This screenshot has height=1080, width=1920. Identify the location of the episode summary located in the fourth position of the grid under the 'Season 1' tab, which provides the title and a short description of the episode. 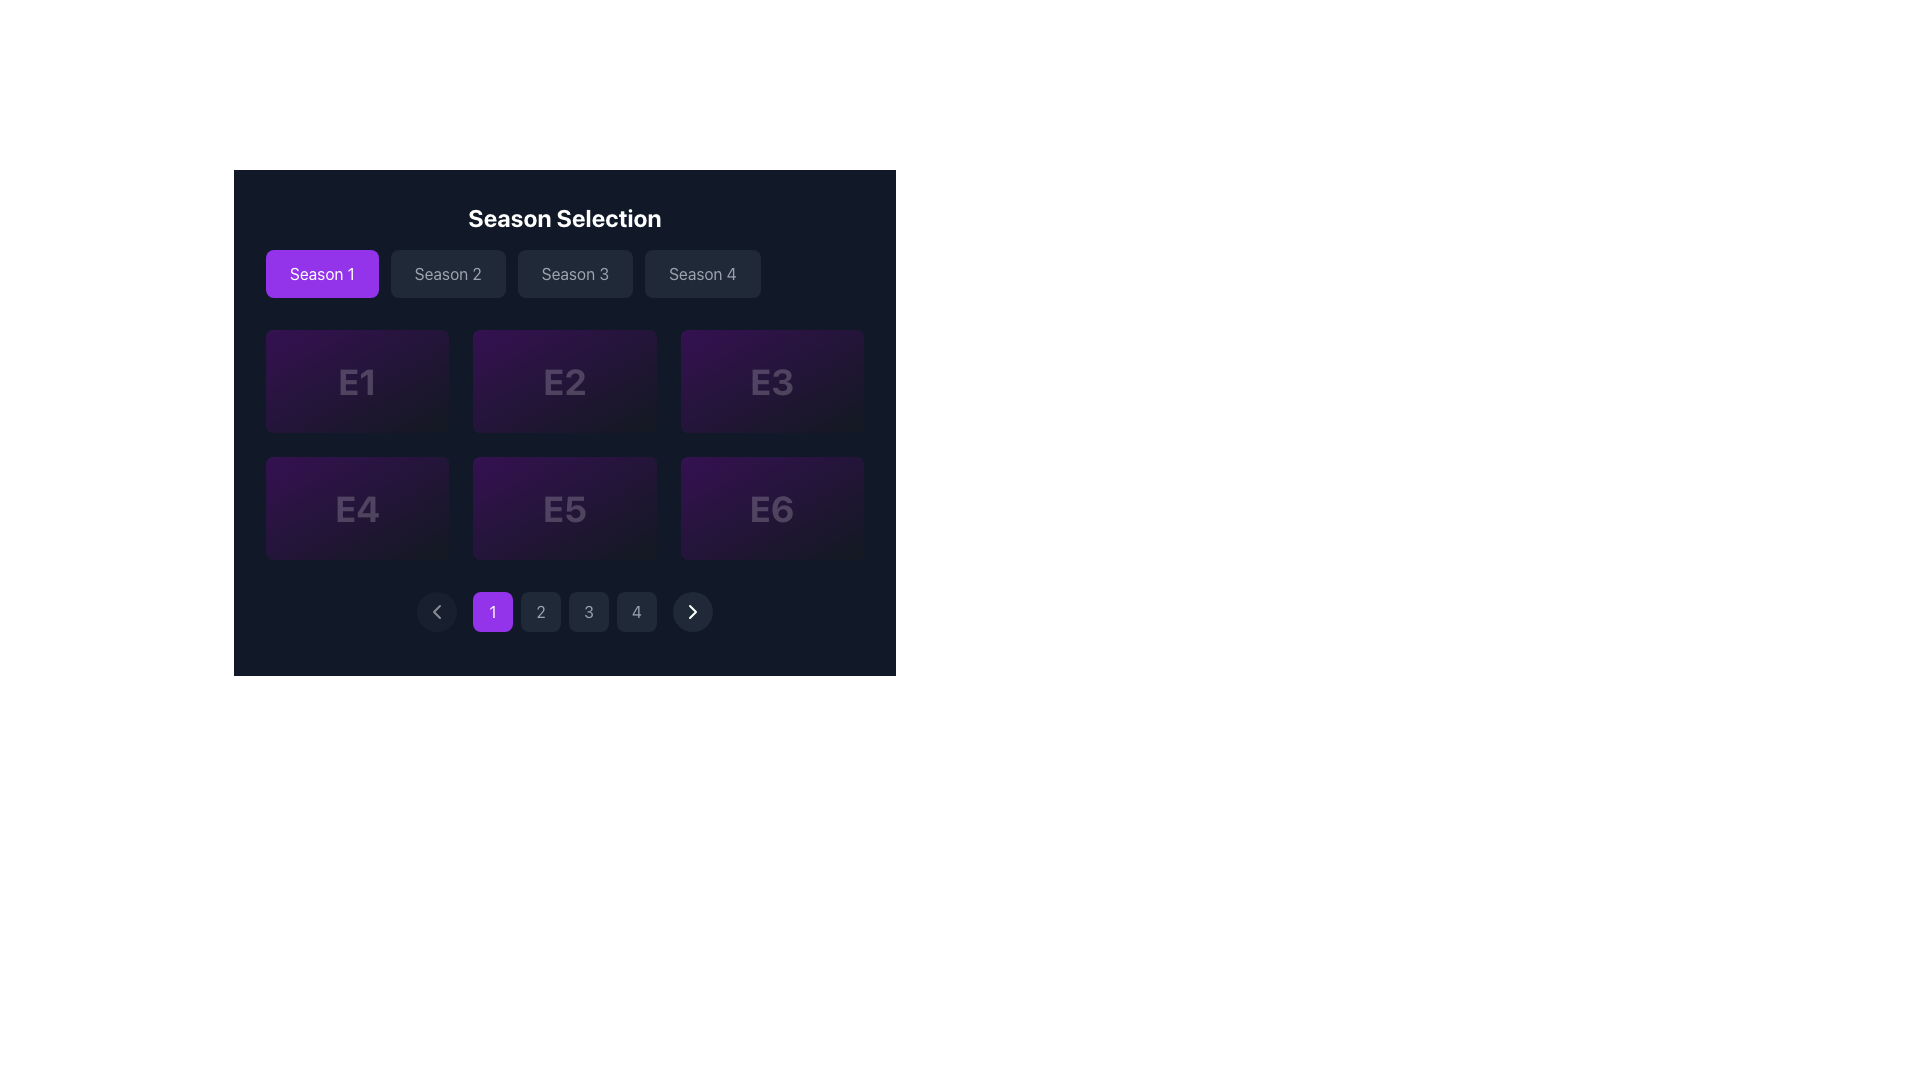
(357, 518).